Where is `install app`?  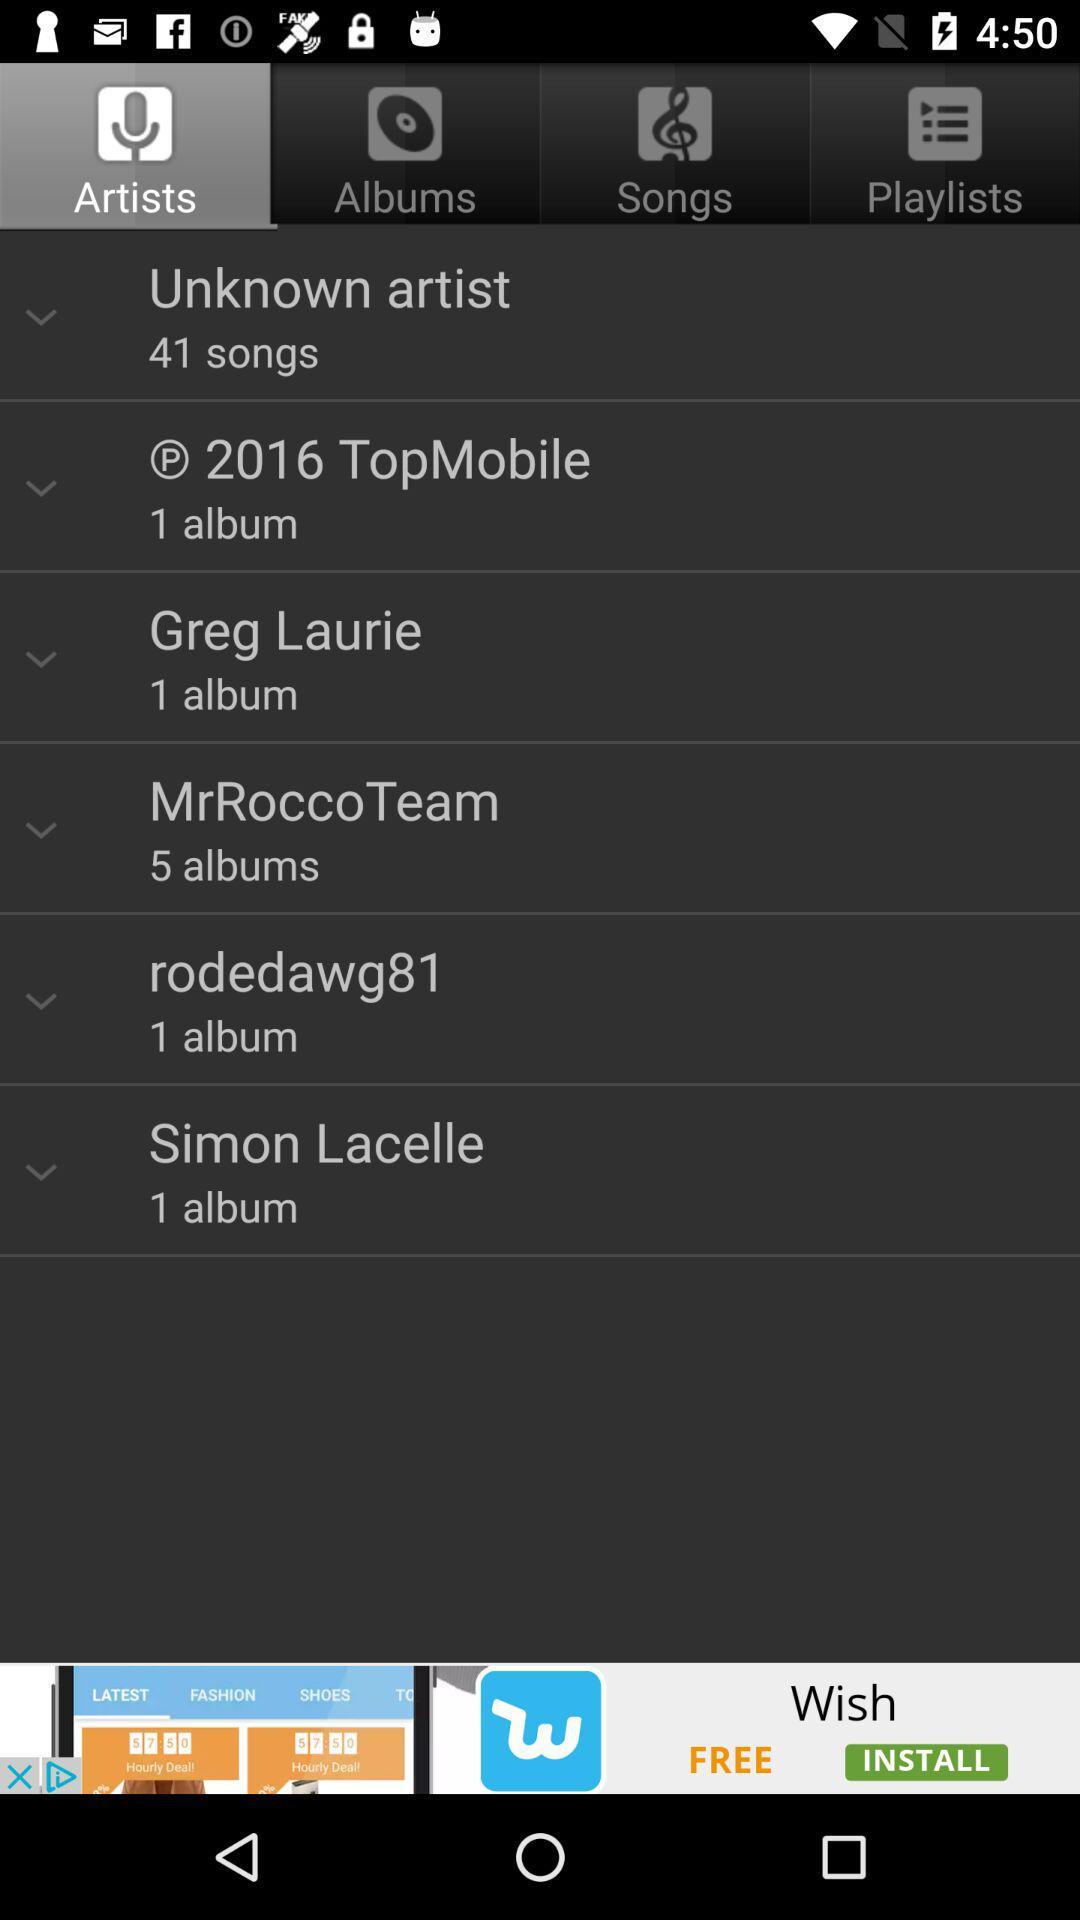
install app is located at coordinates (540, 1727).